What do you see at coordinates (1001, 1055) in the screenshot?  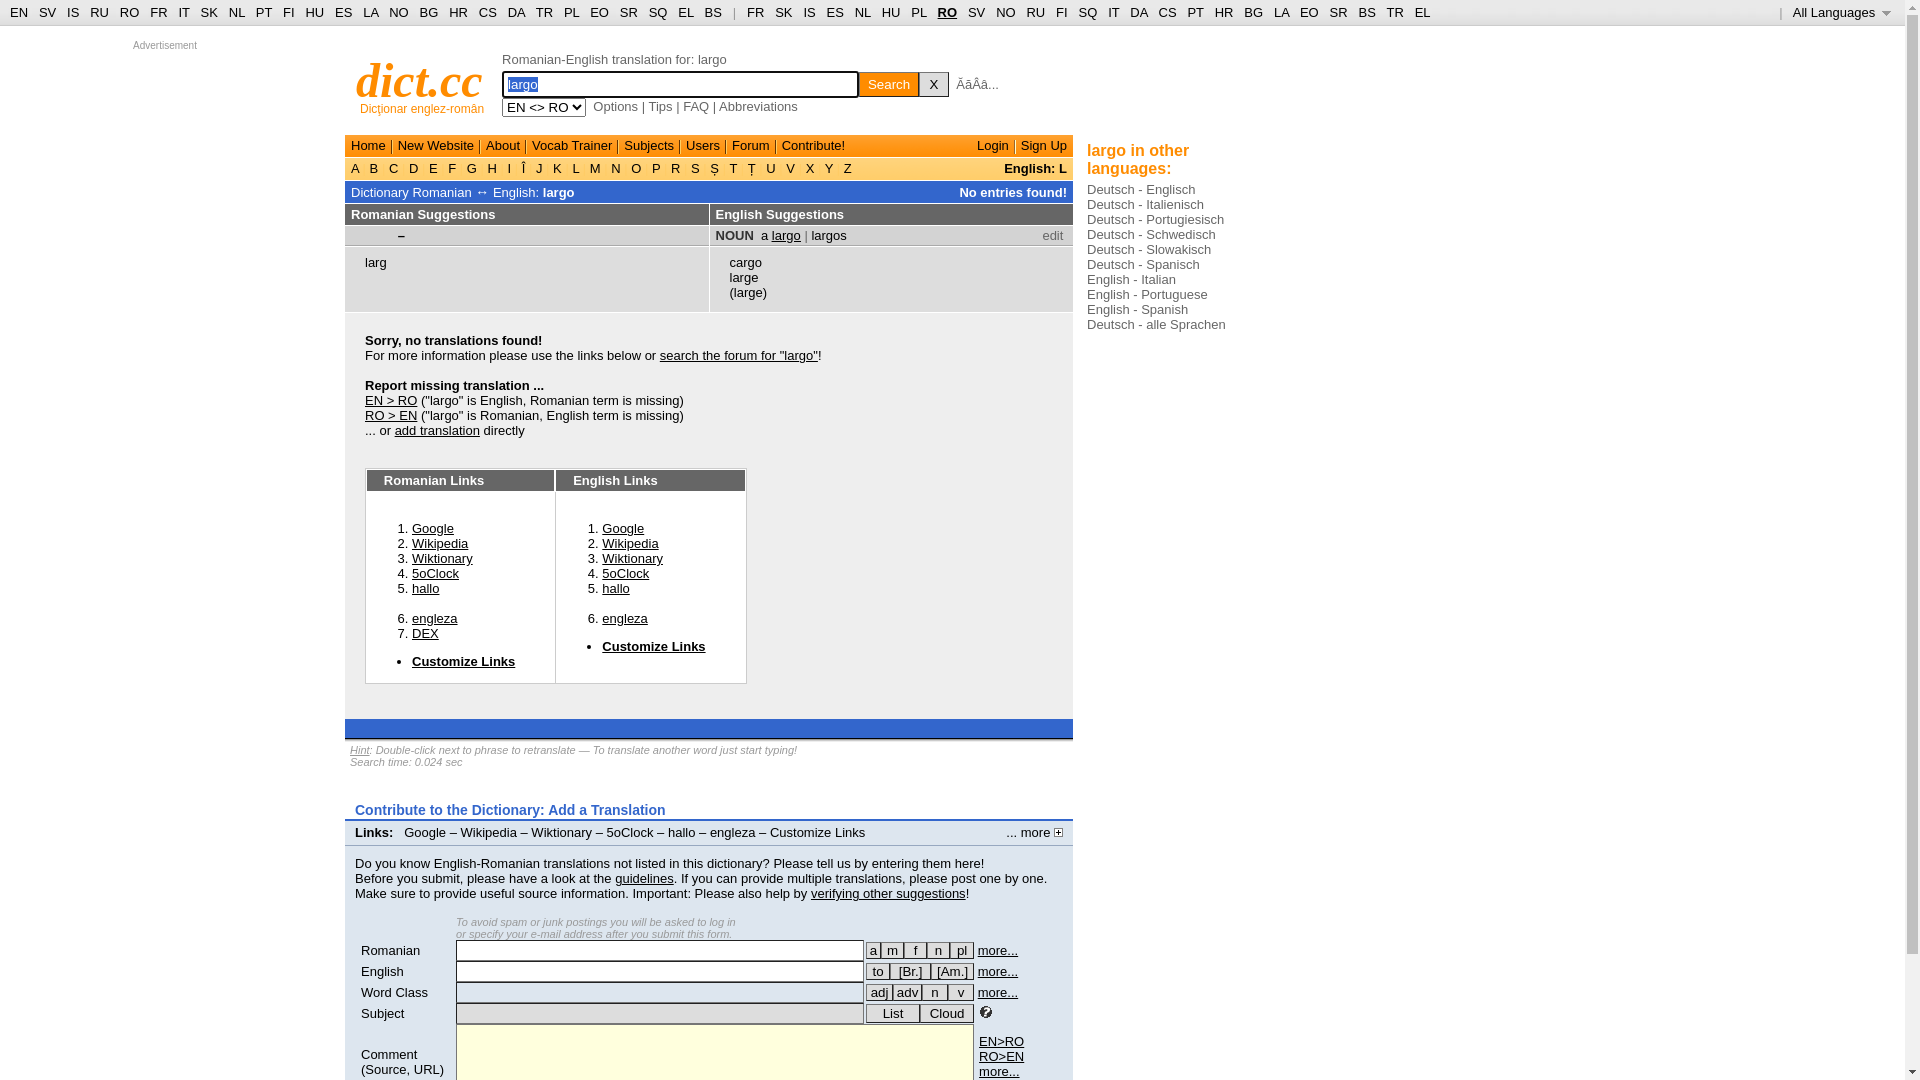 I see `'RO>EN'` at bounding box center [1001, 1055].